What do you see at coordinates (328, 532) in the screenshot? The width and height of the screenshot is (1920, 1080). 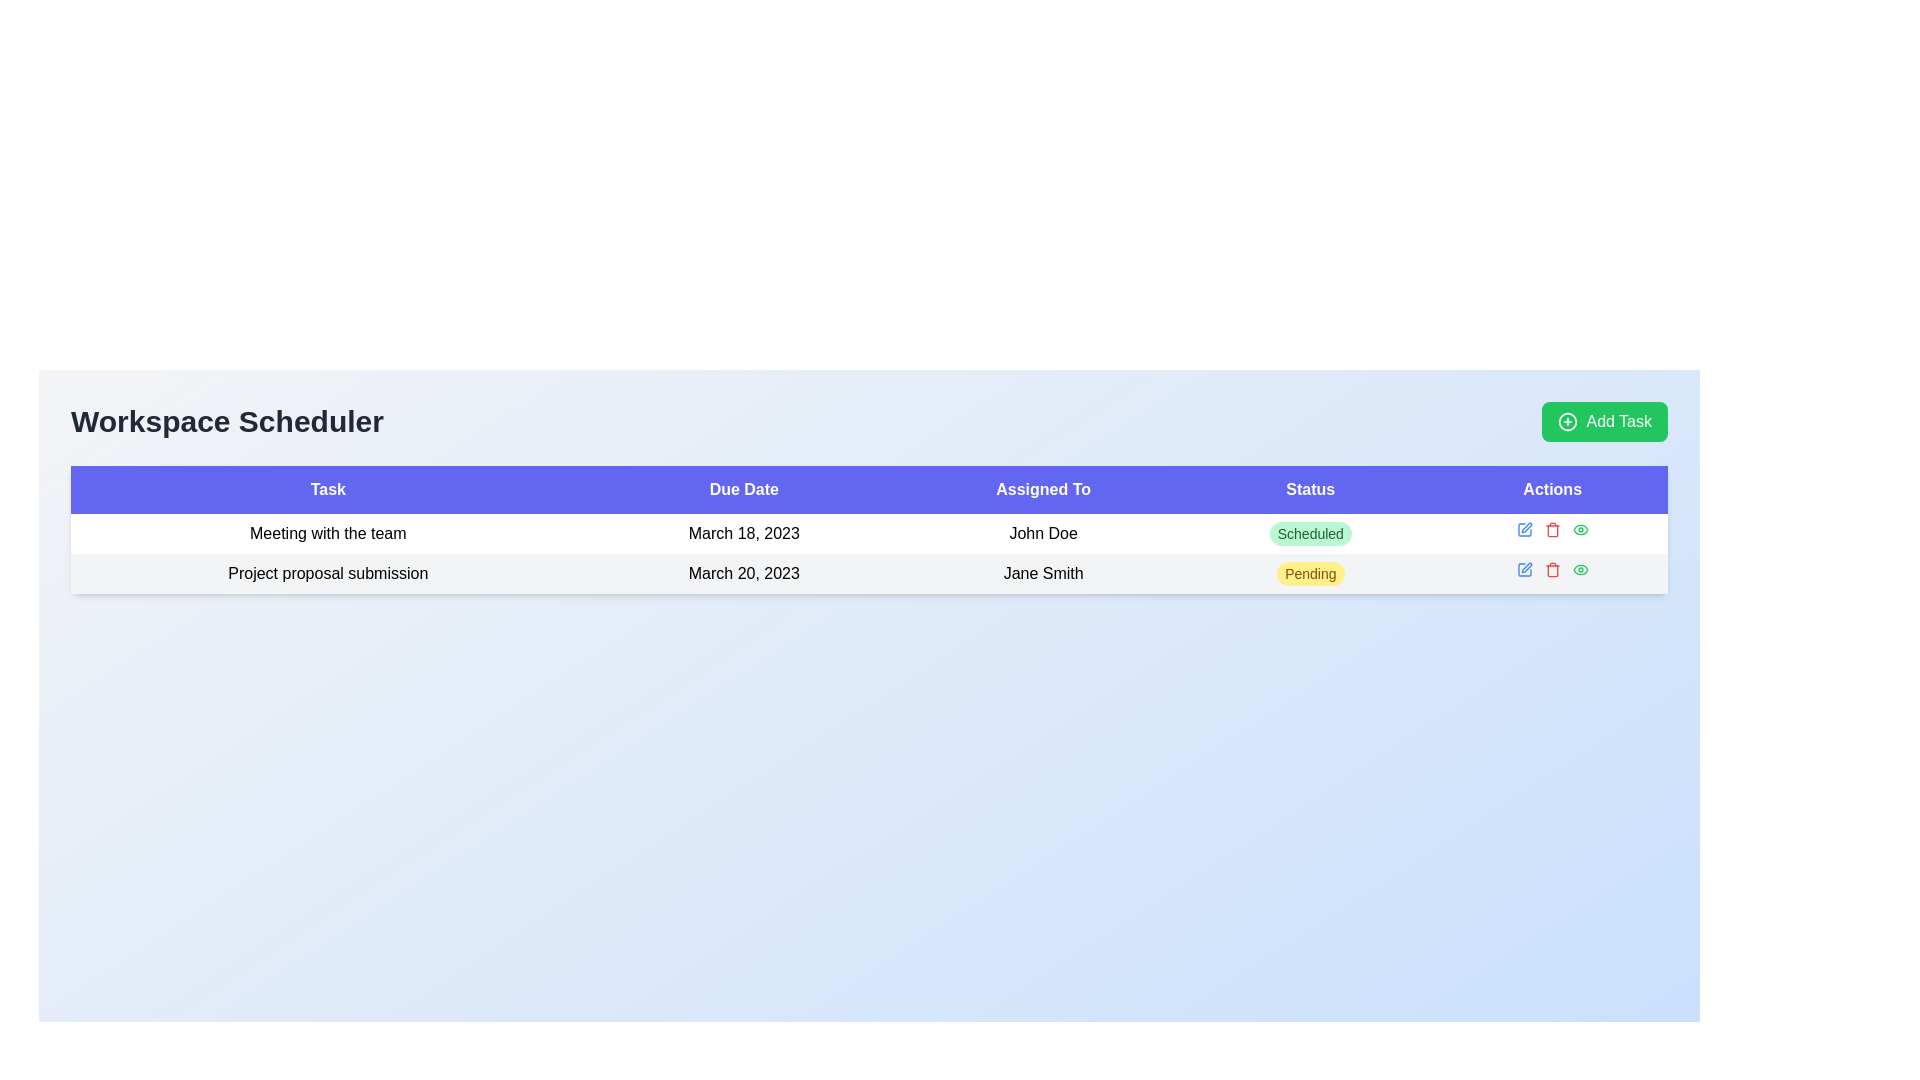 I see `the text label displaying 'Meeting with the team' located in the 'Task' column of the table` at bounding box center [328, 532].